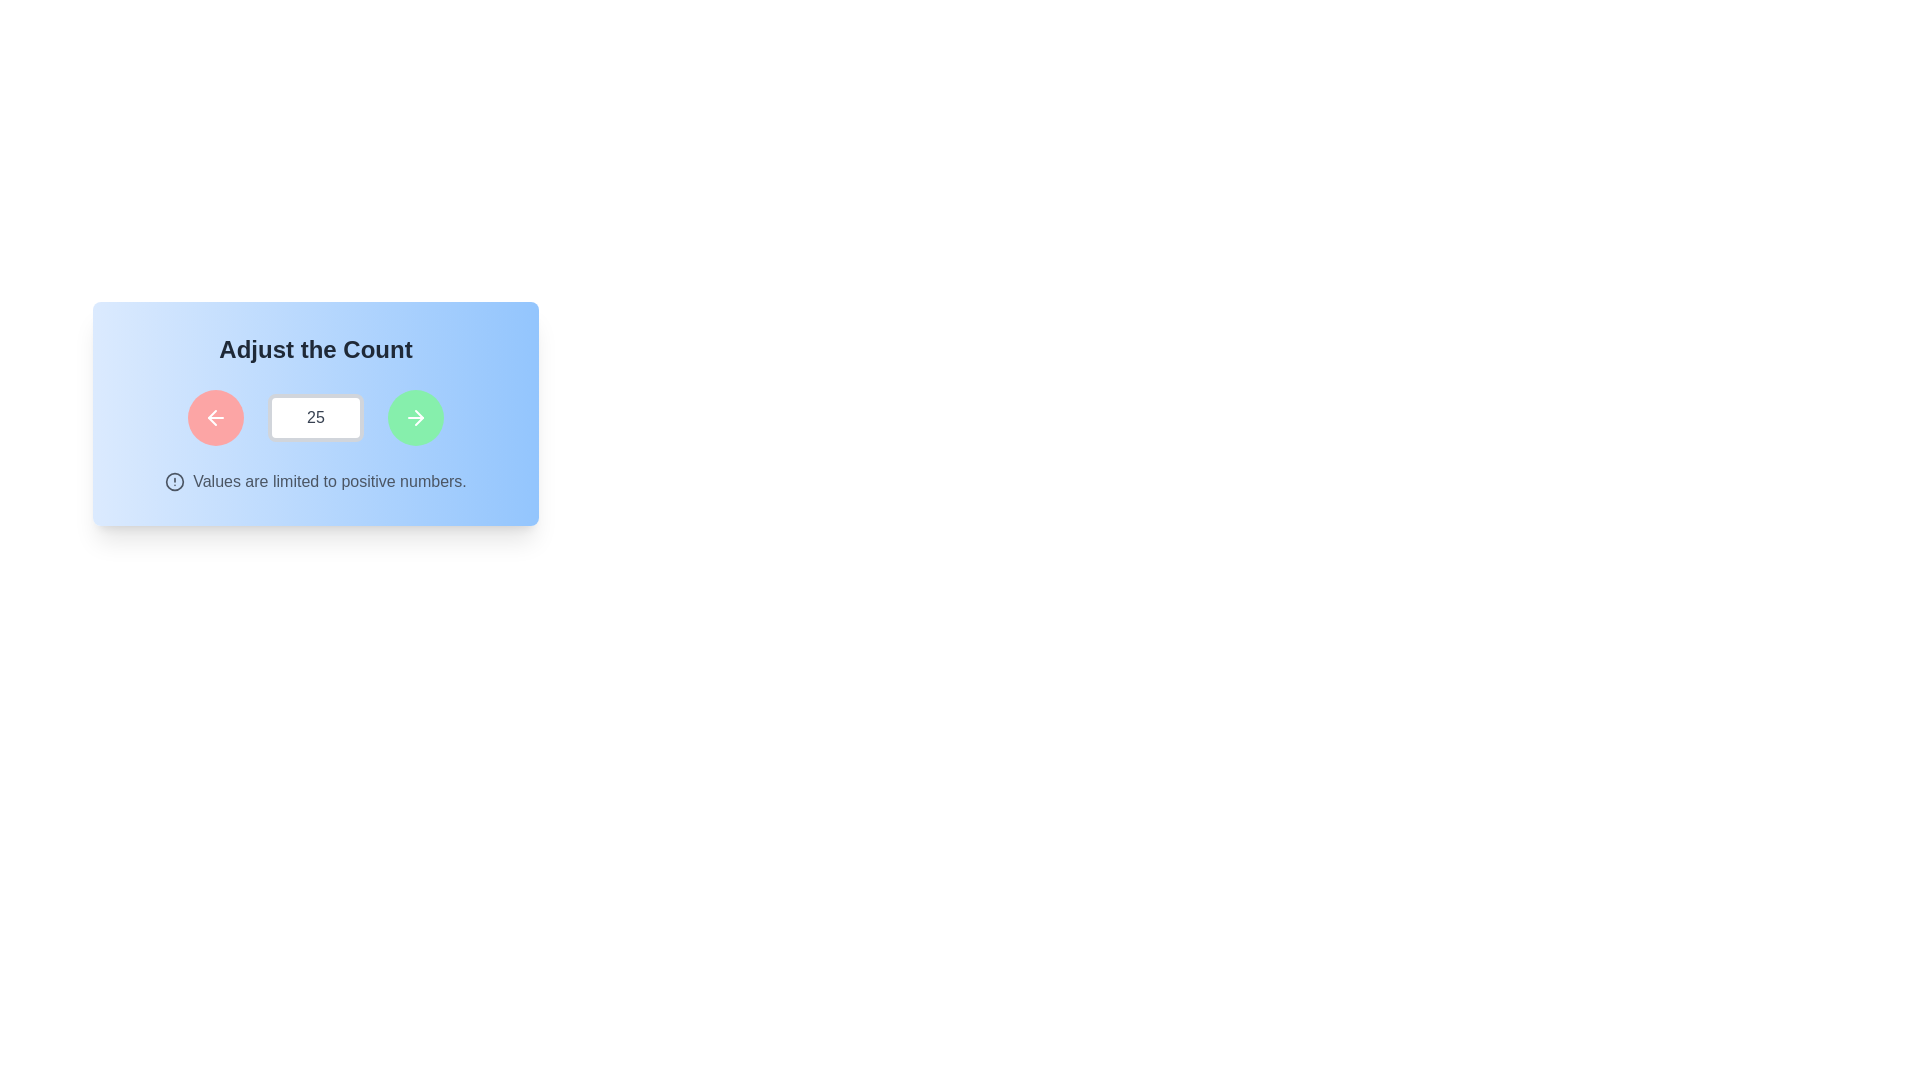 The image size is (1920, 1080). Describe the element at coordinates (175, 482) in the screenshot. I see `the circular warning icon with a central exclamation mark located to the left of the text 'Values are limited to positive numbers.'` at that location.